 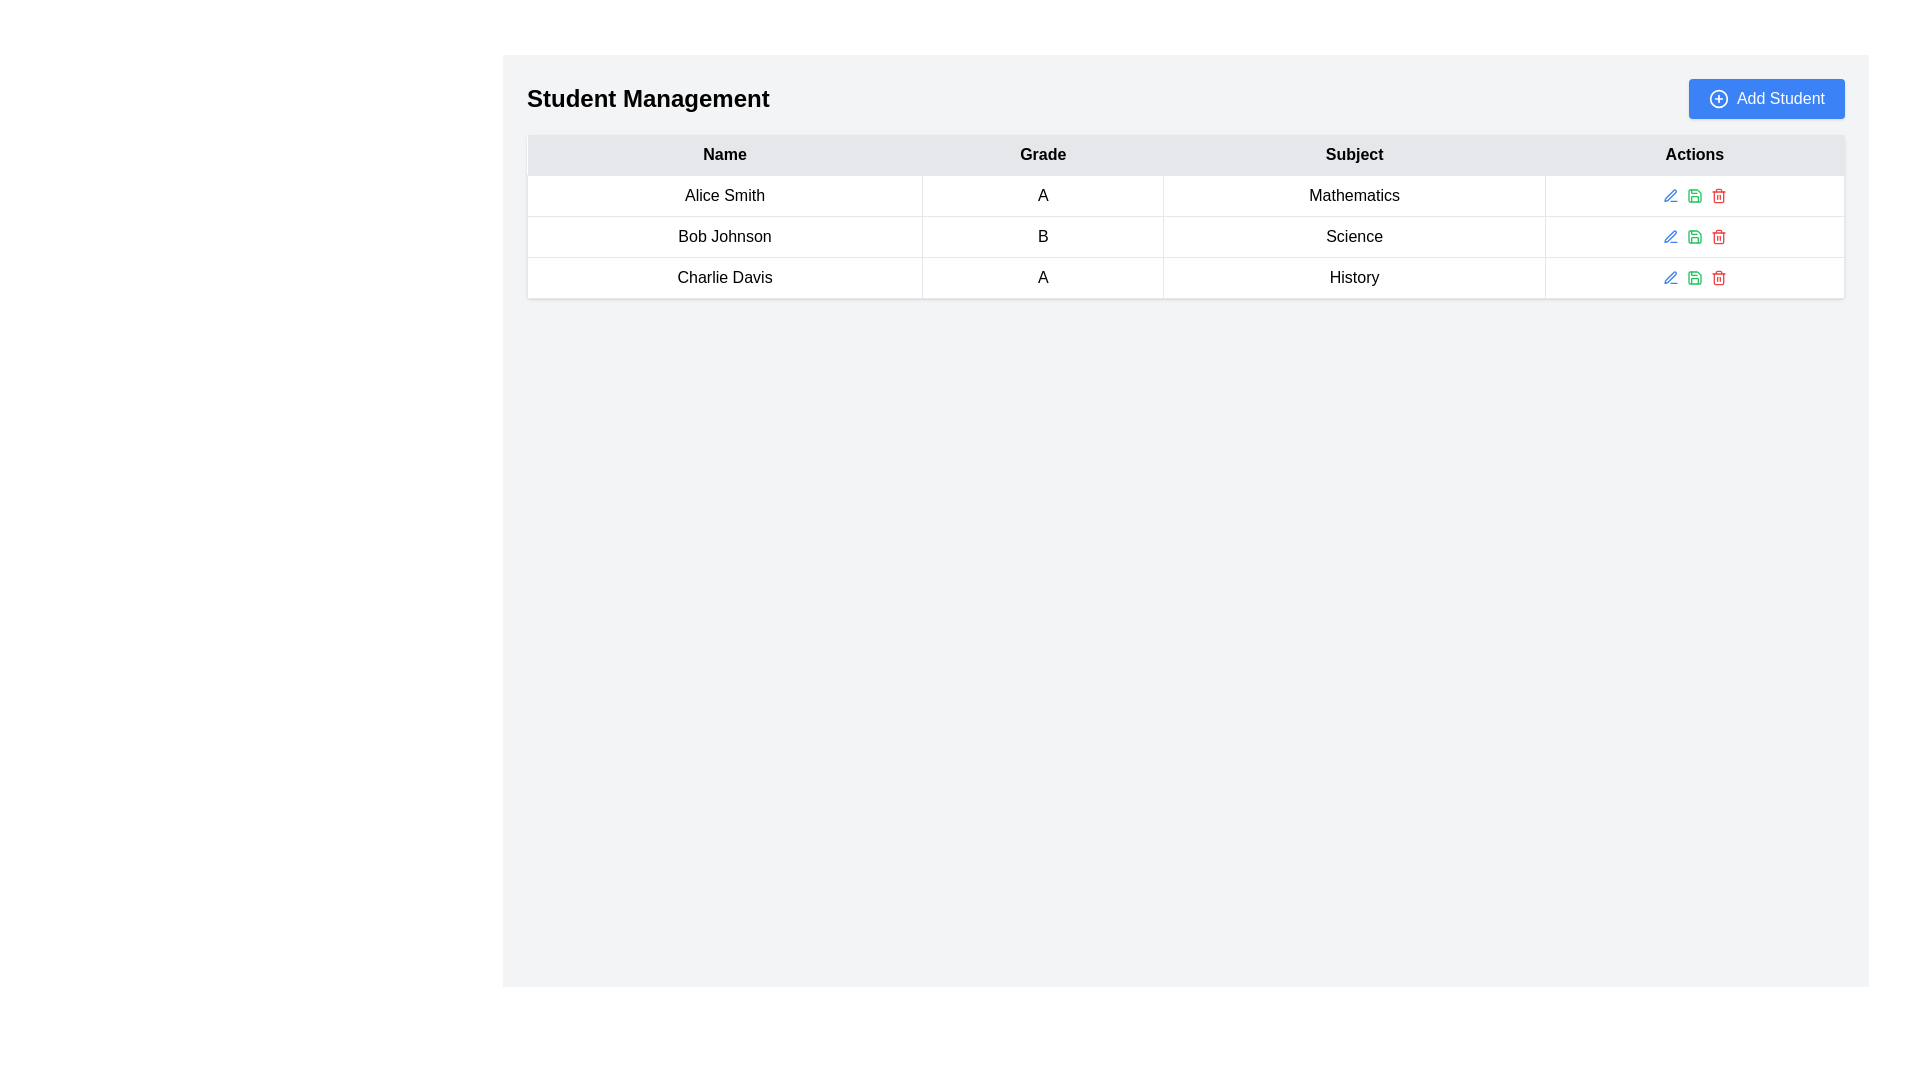 I want to click on the table cell that displays the academic subject associated with 'Alice Smith', which is the third cell in her row under the 'Subject' column, so click(x=1354, y=196).